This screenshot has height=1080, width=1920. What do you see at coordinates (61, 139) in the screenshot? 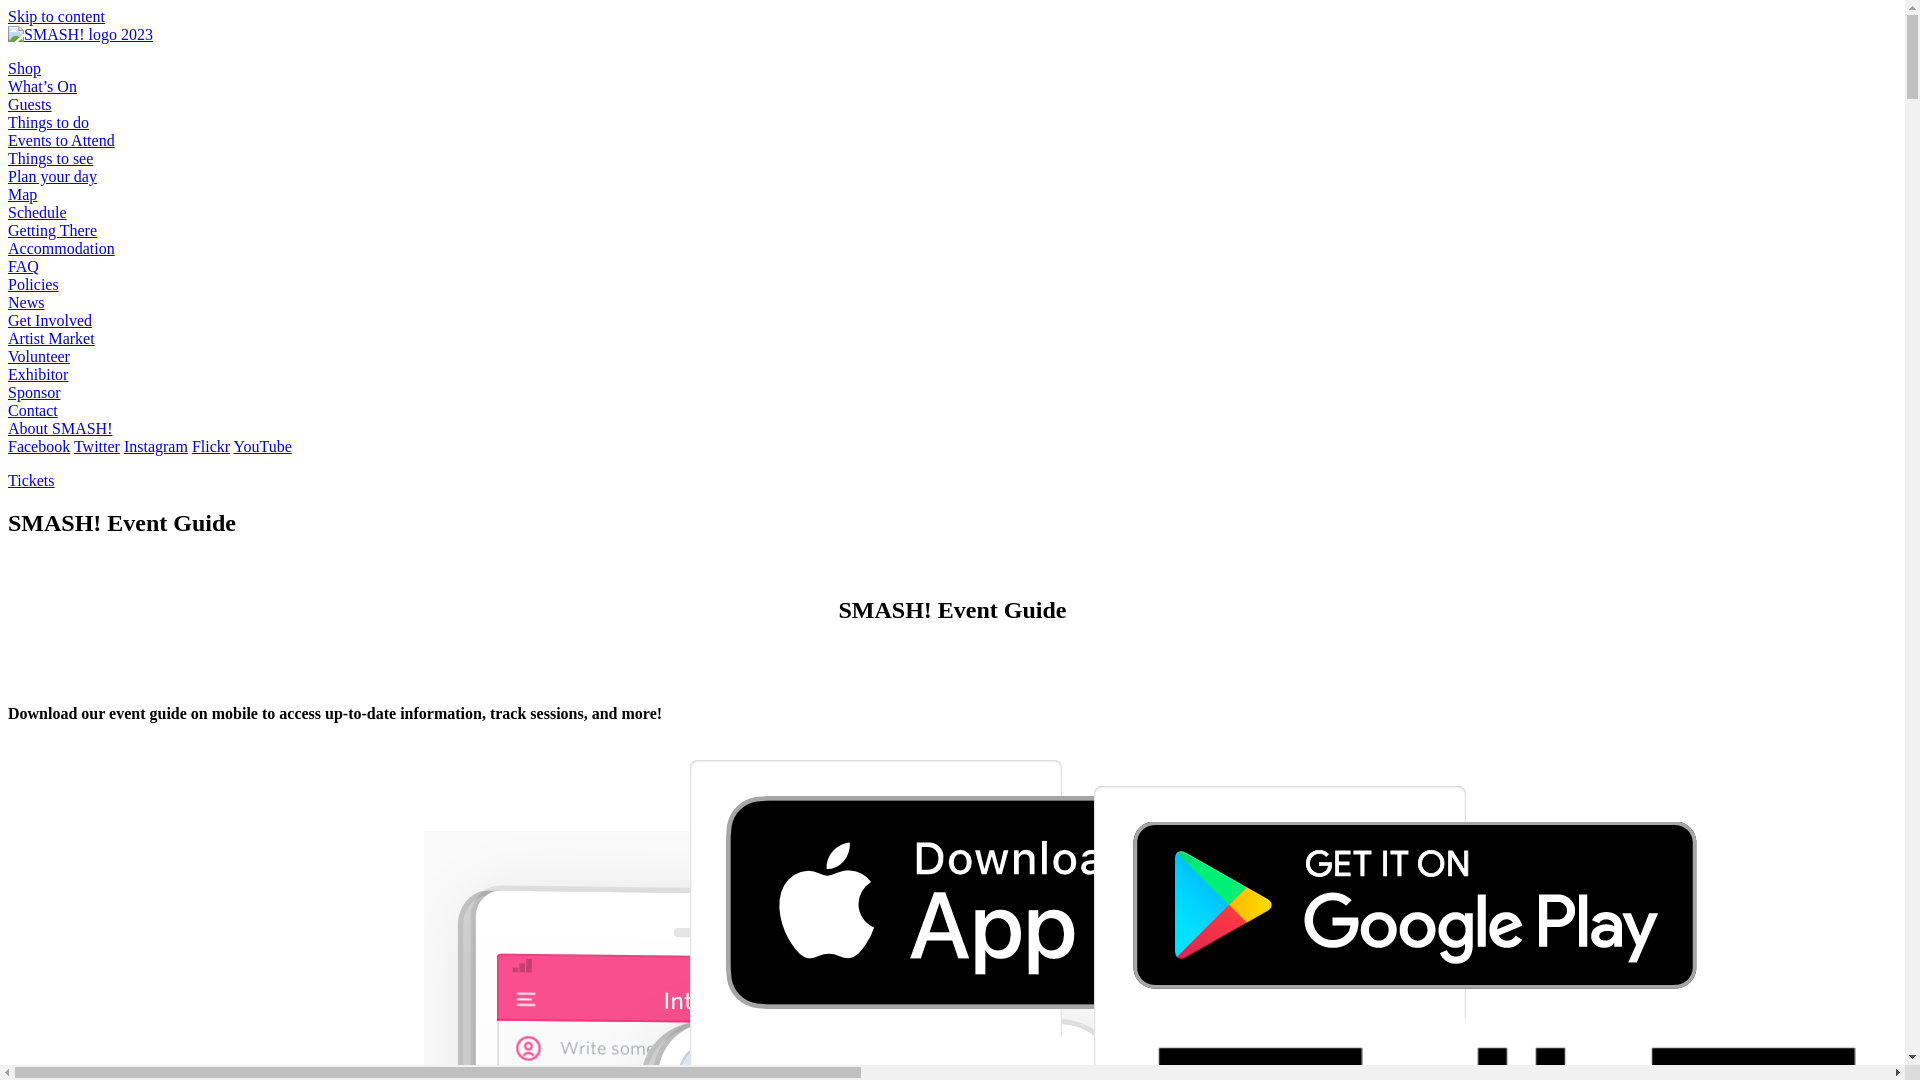
I see `'Events to Attend'` at bounding box center [61, 139].